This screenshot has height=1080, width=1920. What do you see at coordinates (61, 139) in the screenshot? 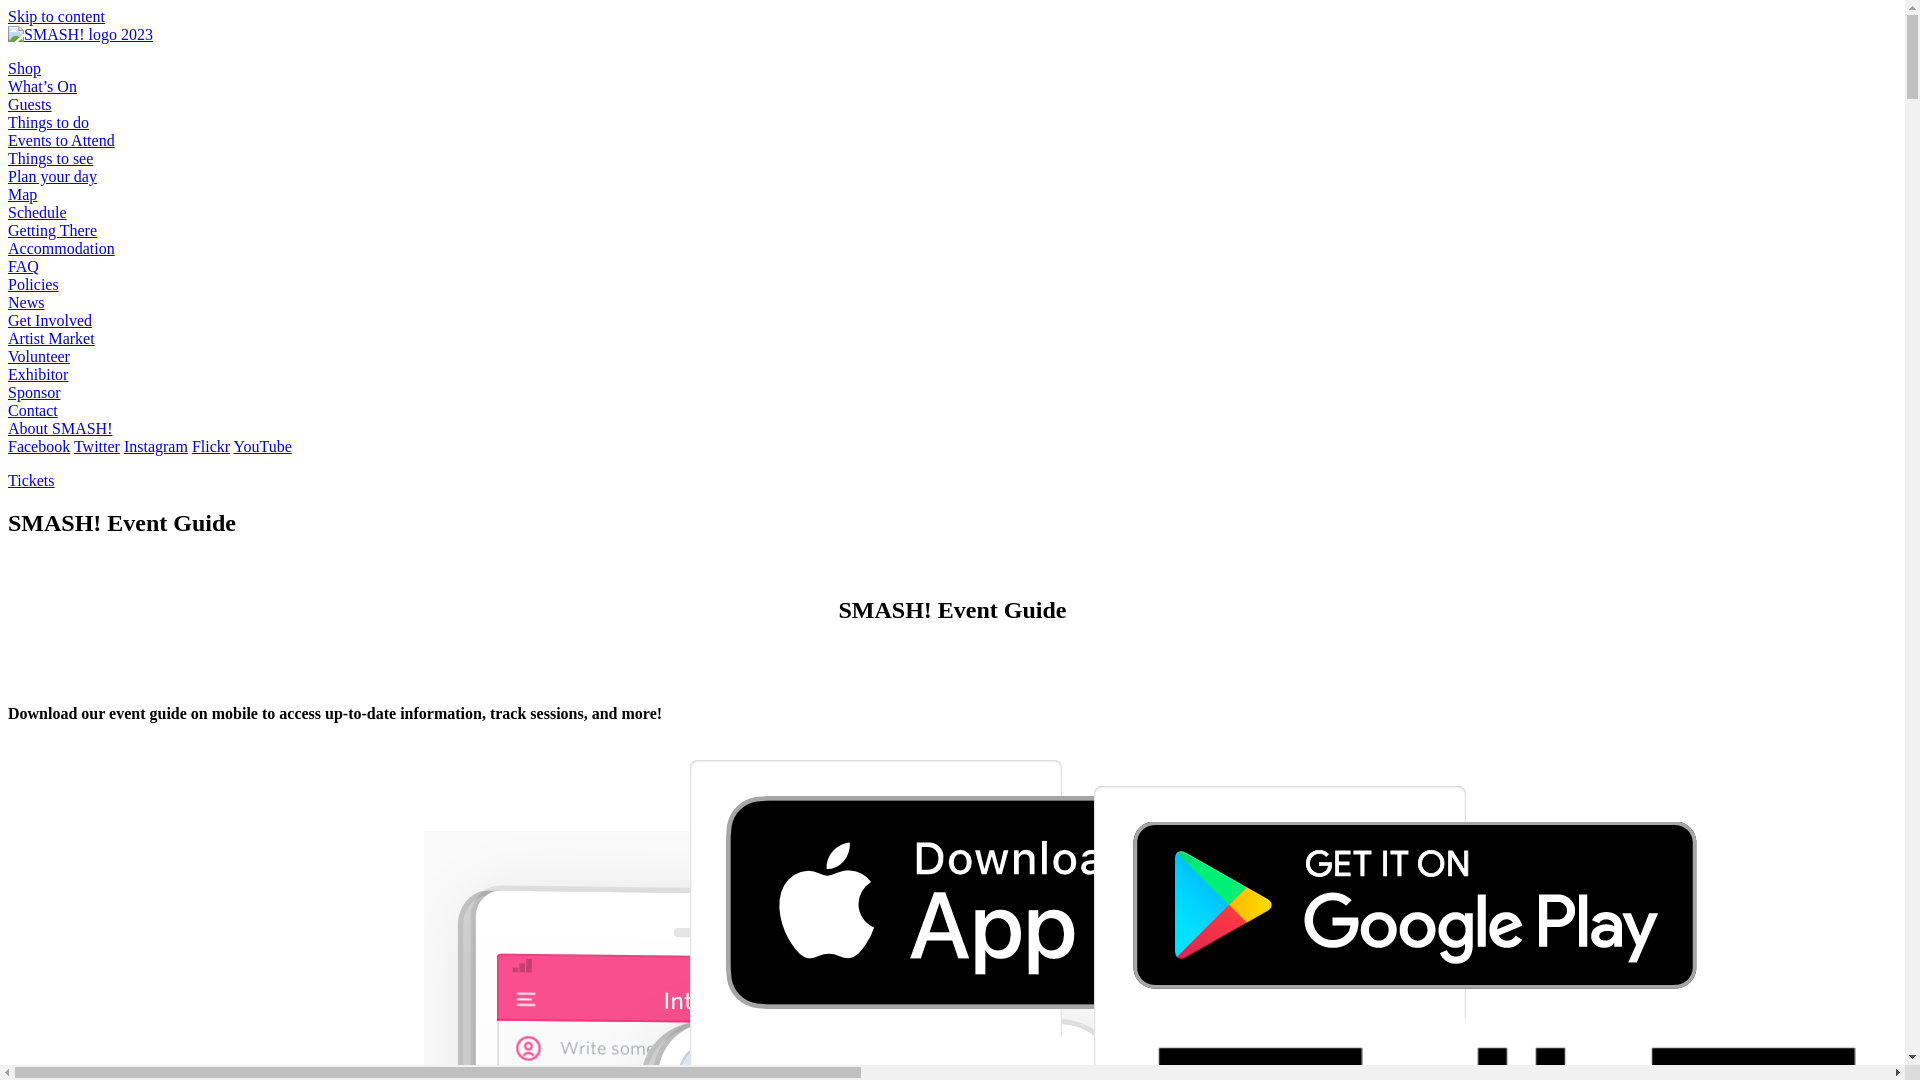
I see `'Events to Attend'` at bounding box center [61, 139].